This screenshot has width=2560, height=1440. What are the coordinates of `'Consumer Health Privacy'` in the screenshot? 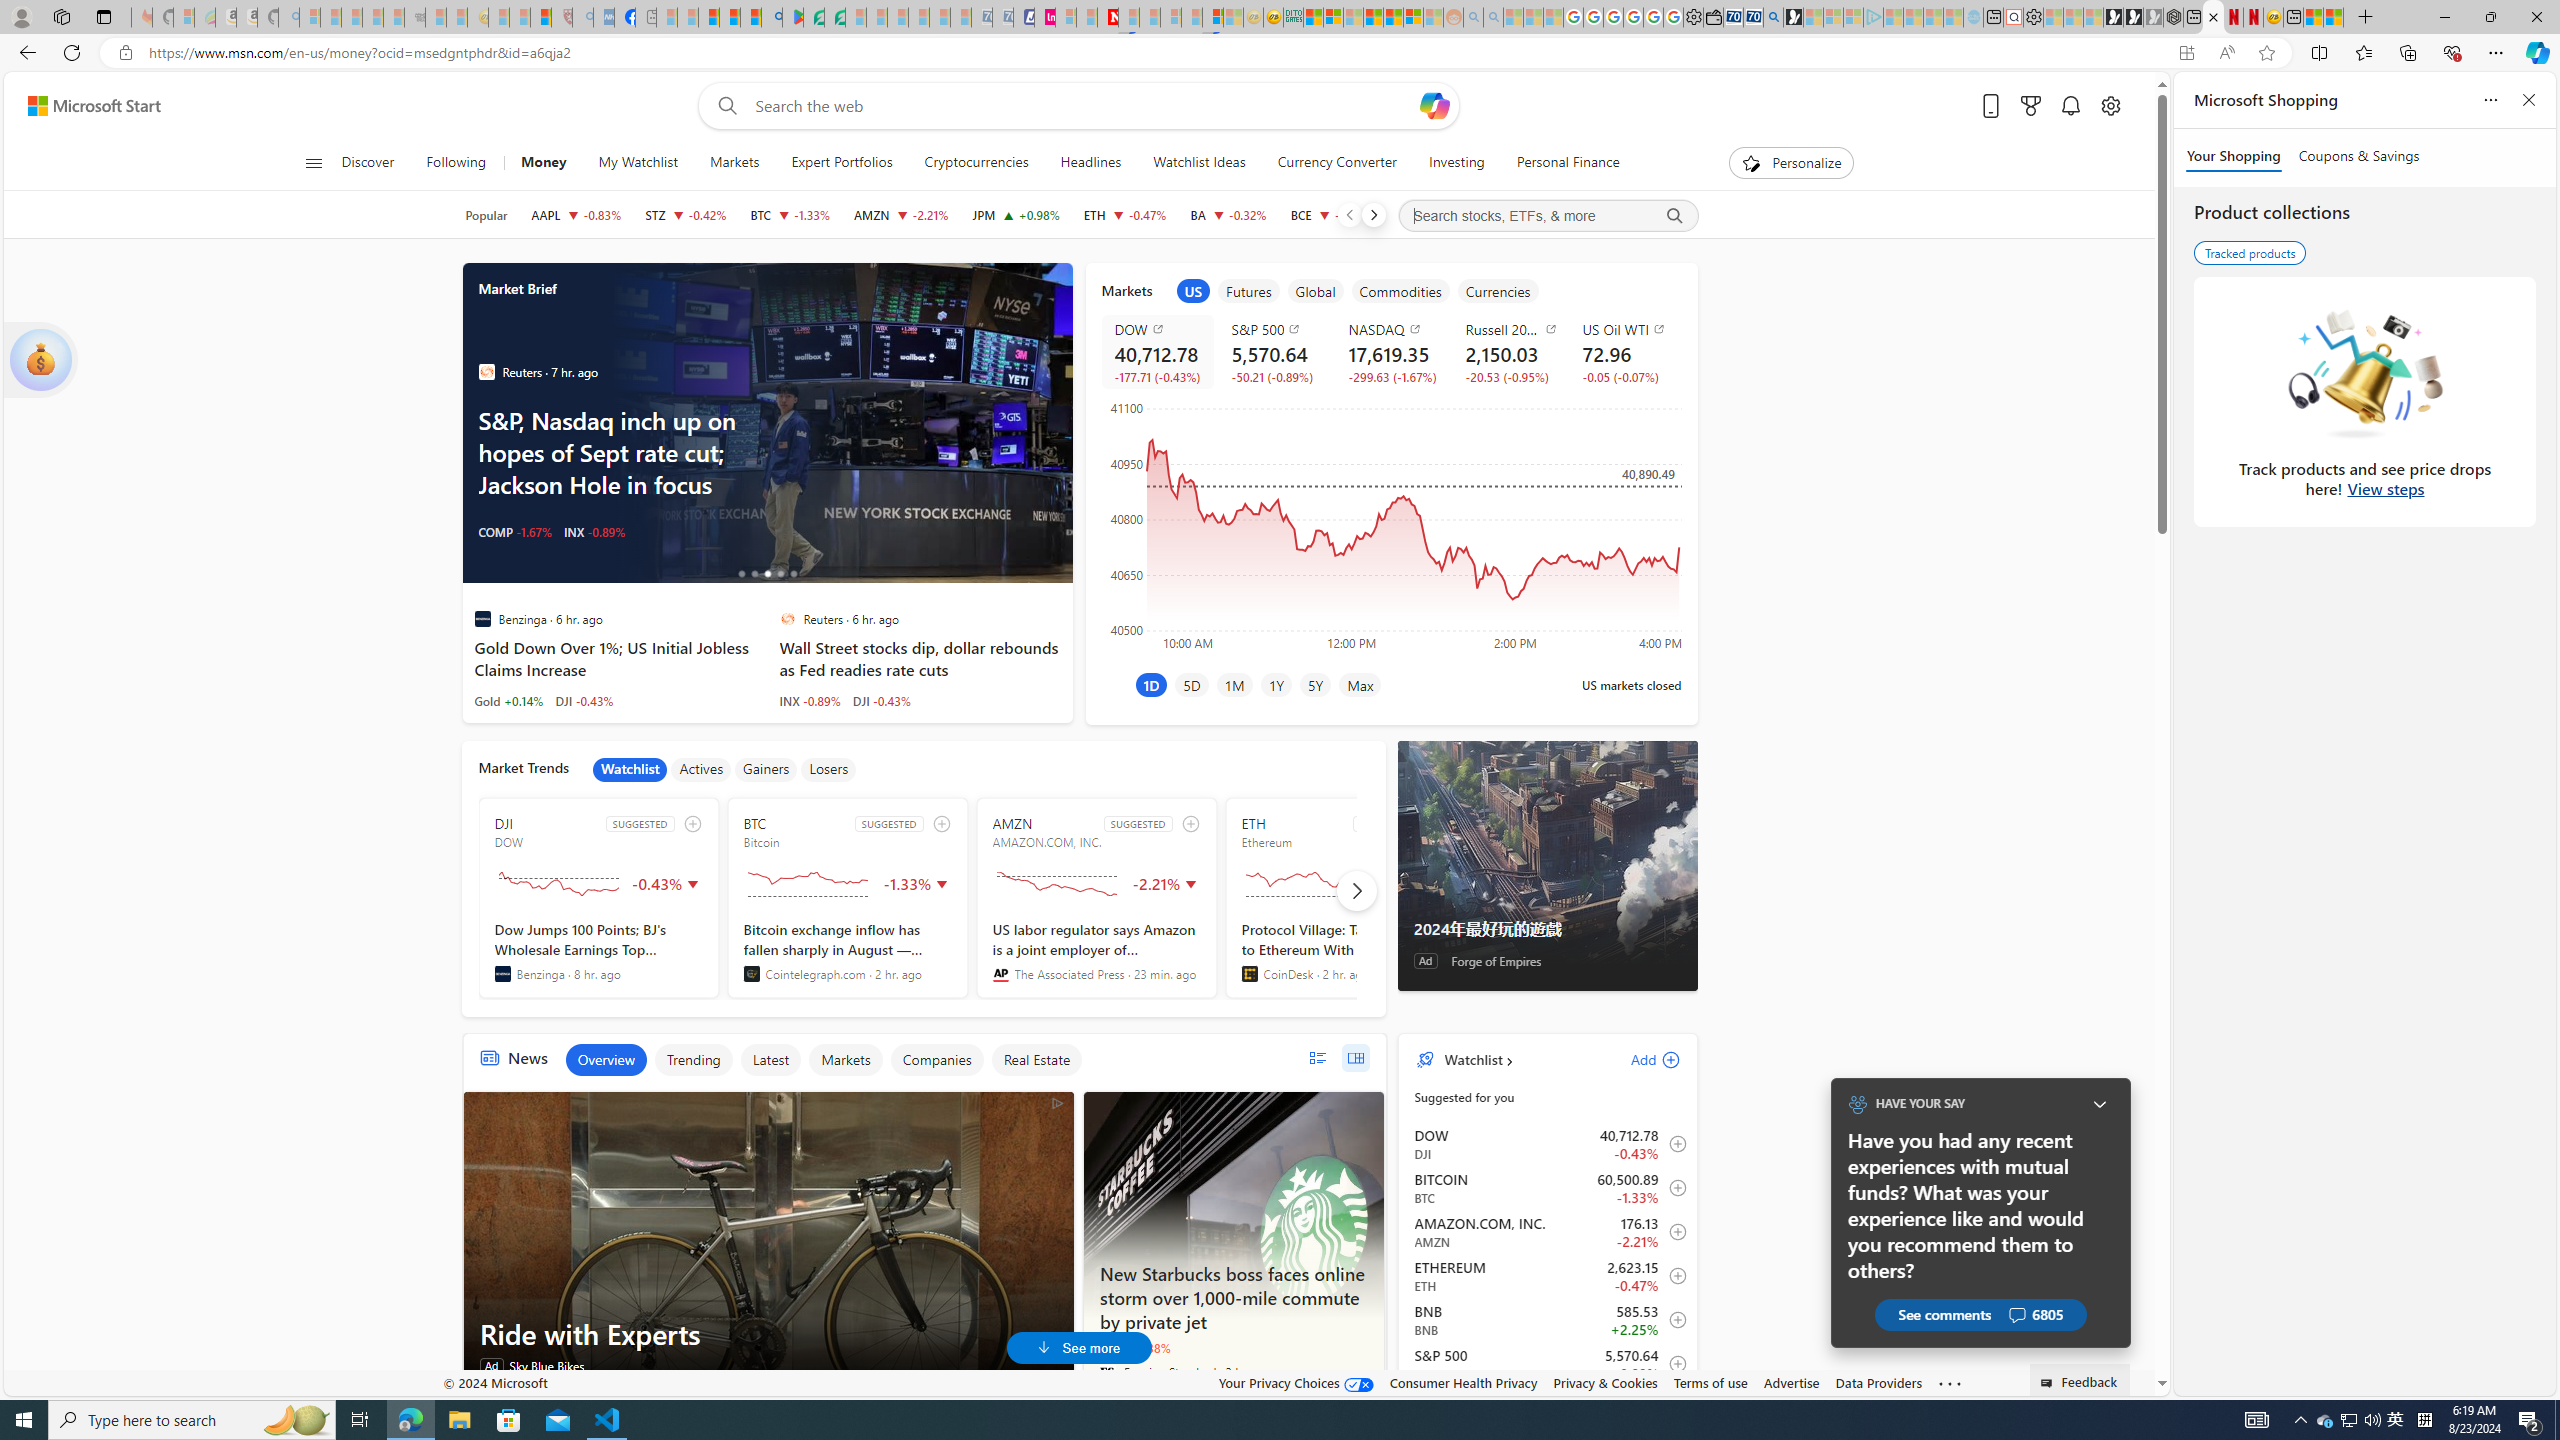 It's located at (1463, 1382).